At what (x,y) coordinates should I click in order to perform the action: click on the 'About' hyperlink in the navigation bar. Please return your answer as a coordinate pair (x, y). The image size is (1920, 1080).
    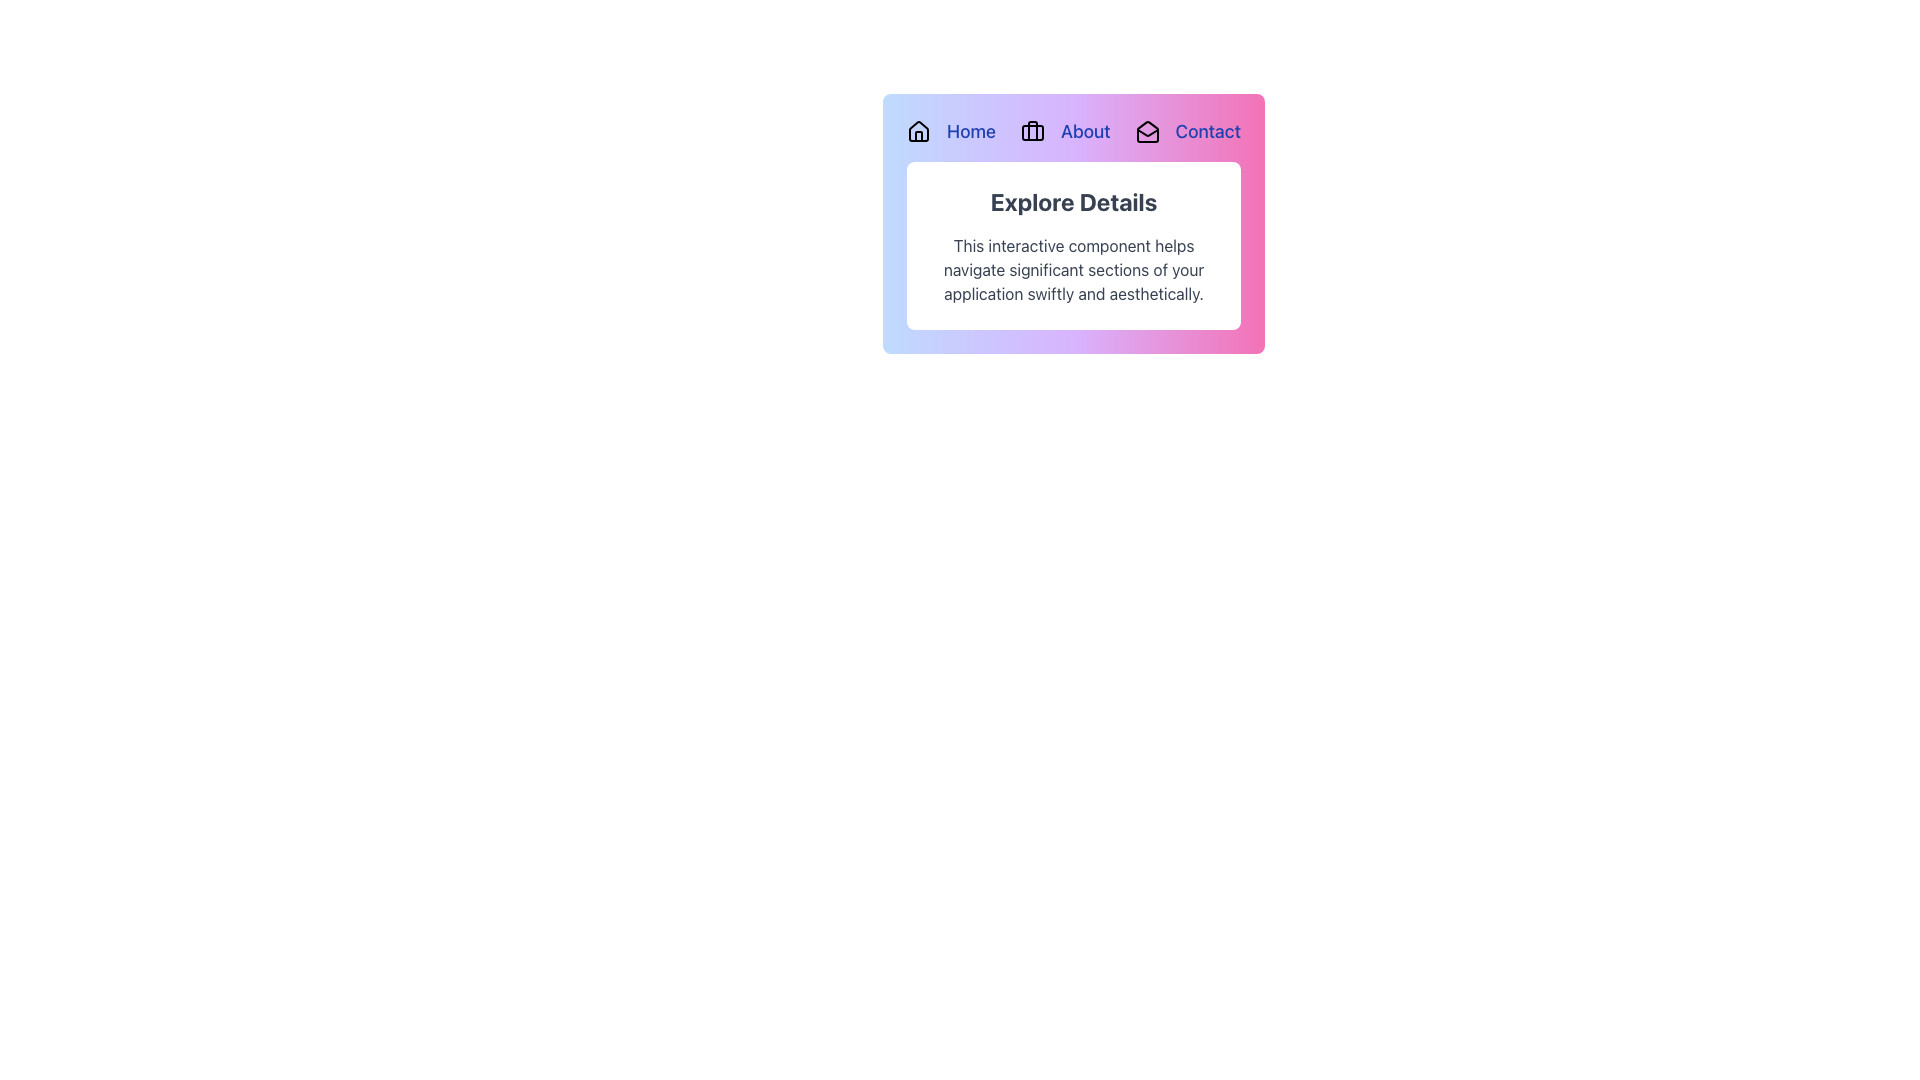
    Looking at the image, I should click on (1084, 131).